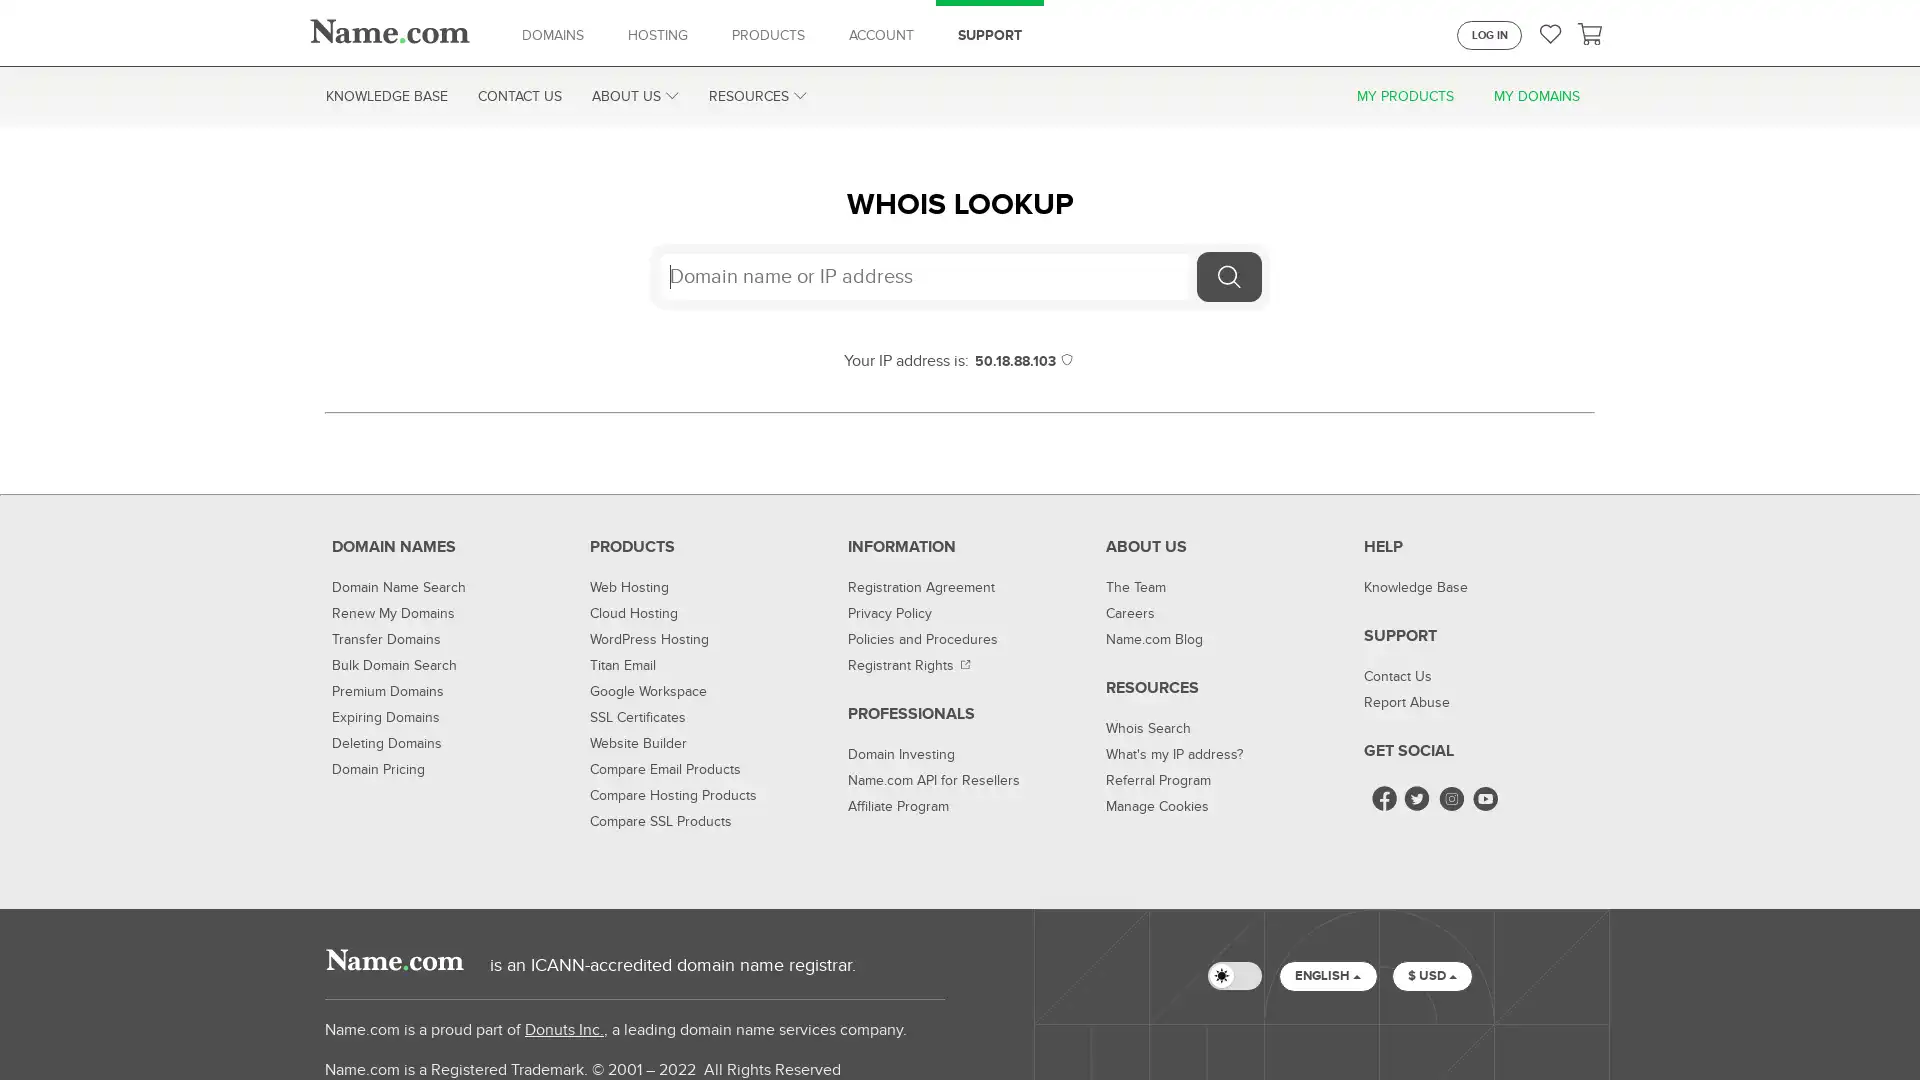 The image size is (1920, 1080). I want to click on Search, so click(1228, 277).